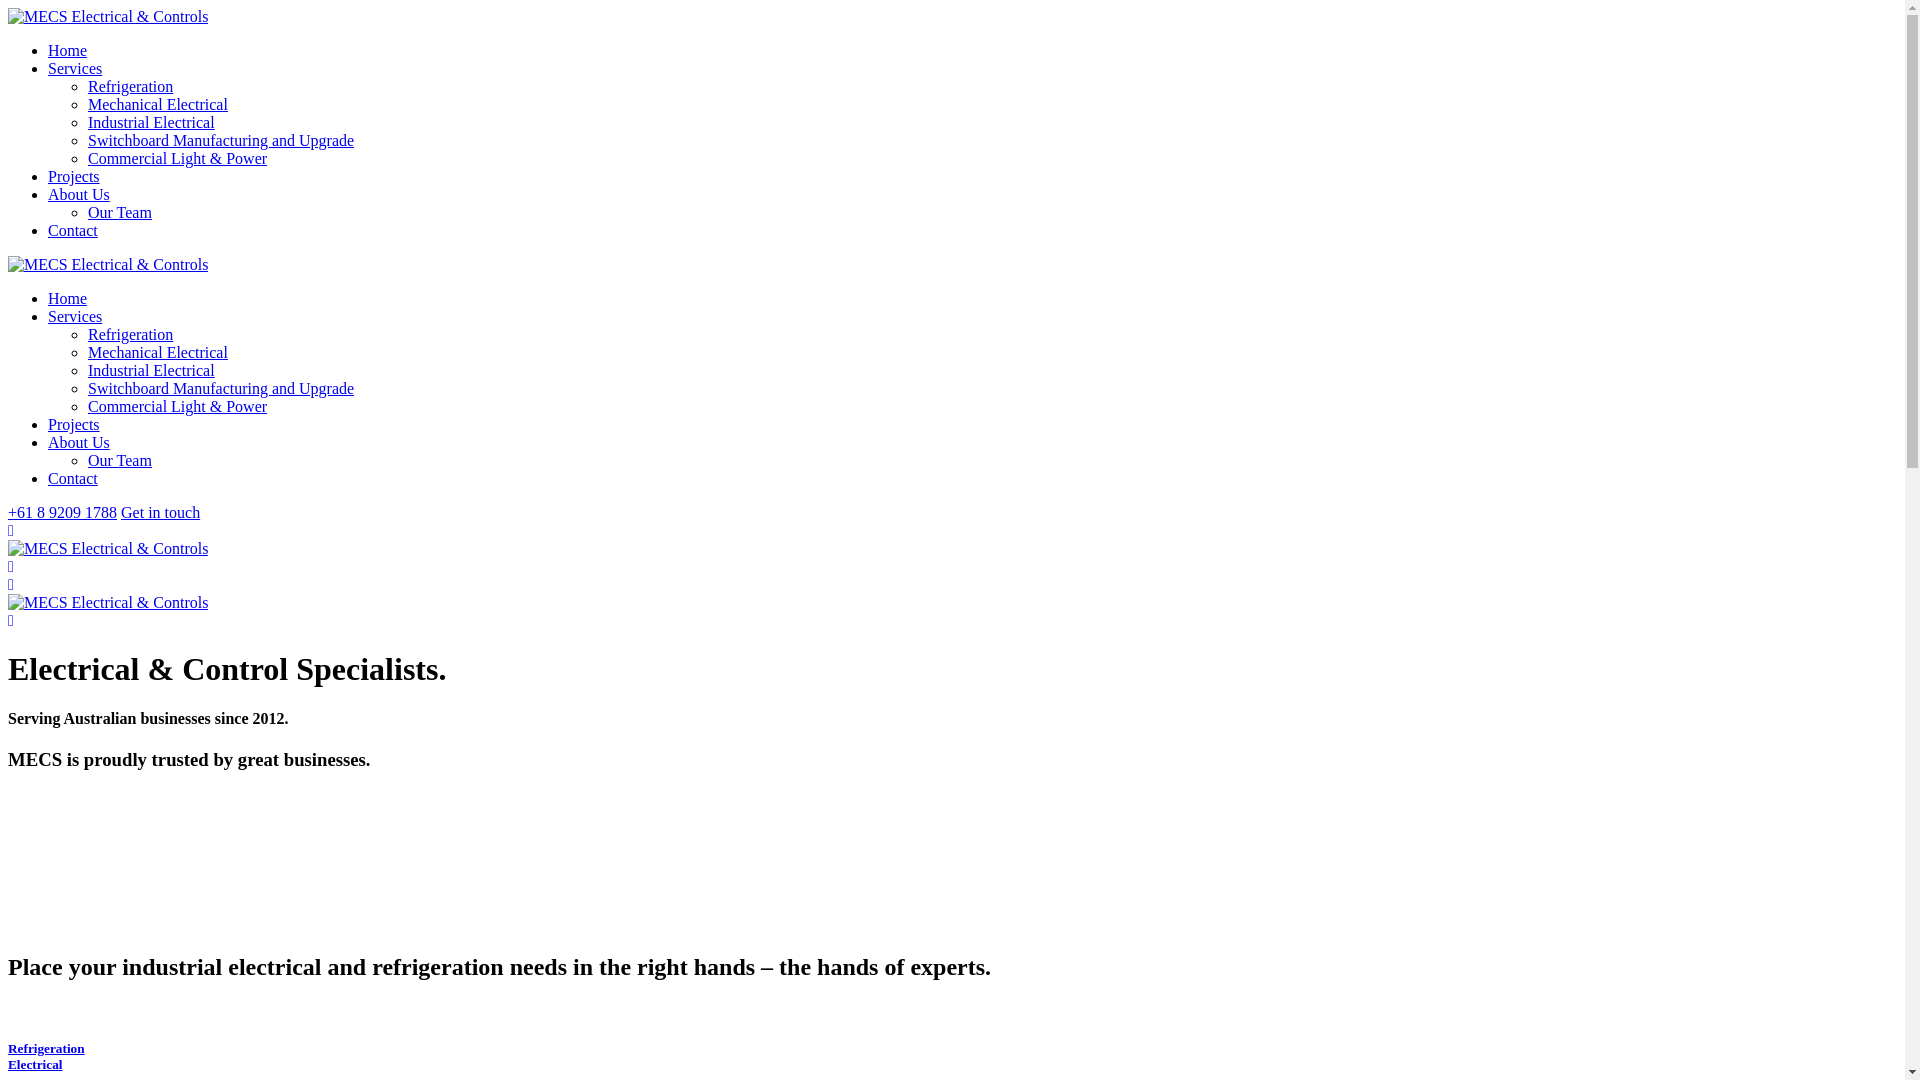 The image size is (1920, 1080). What do you see at coordinates (75, 67) in the screenshot?
I see `'Services'` at bounding box center [75, 67].